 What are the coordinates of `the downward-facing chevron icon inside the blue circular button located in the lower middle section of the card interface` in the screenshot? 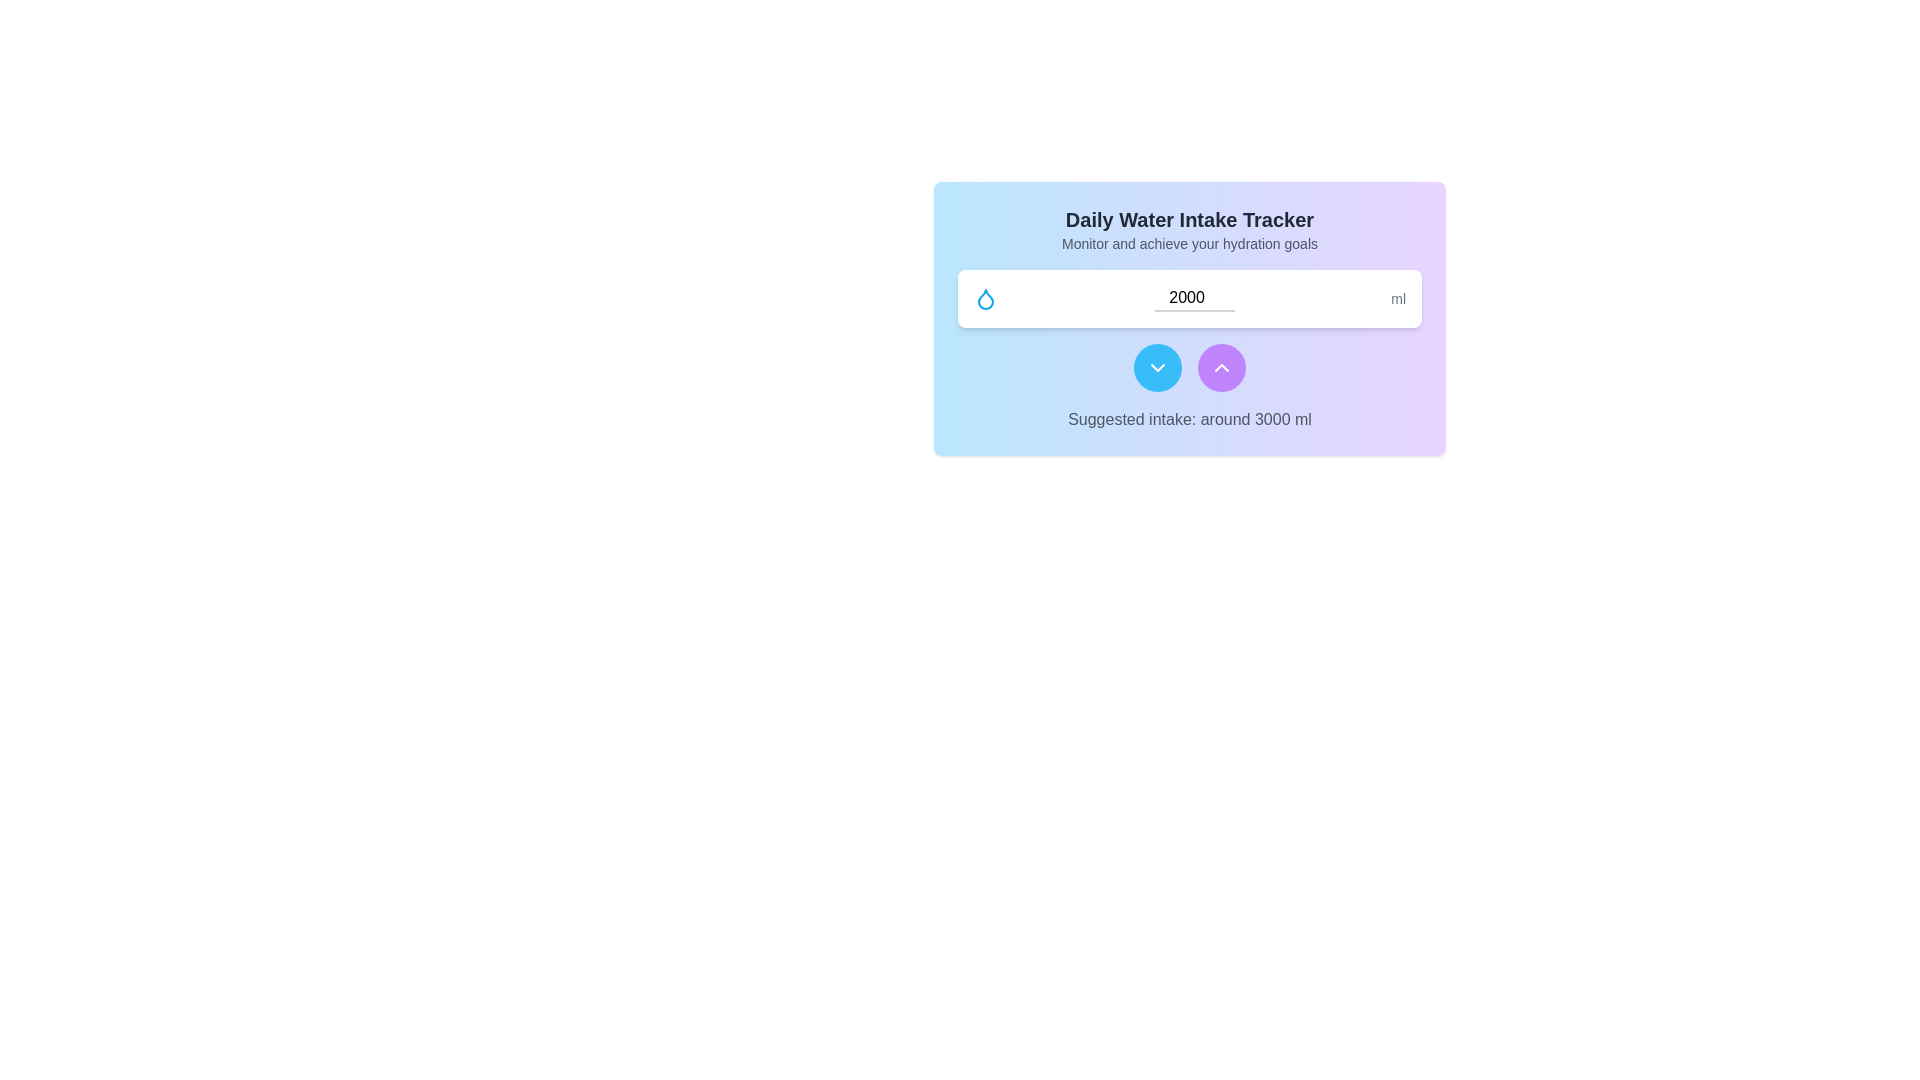 It's located at (1157, 367).